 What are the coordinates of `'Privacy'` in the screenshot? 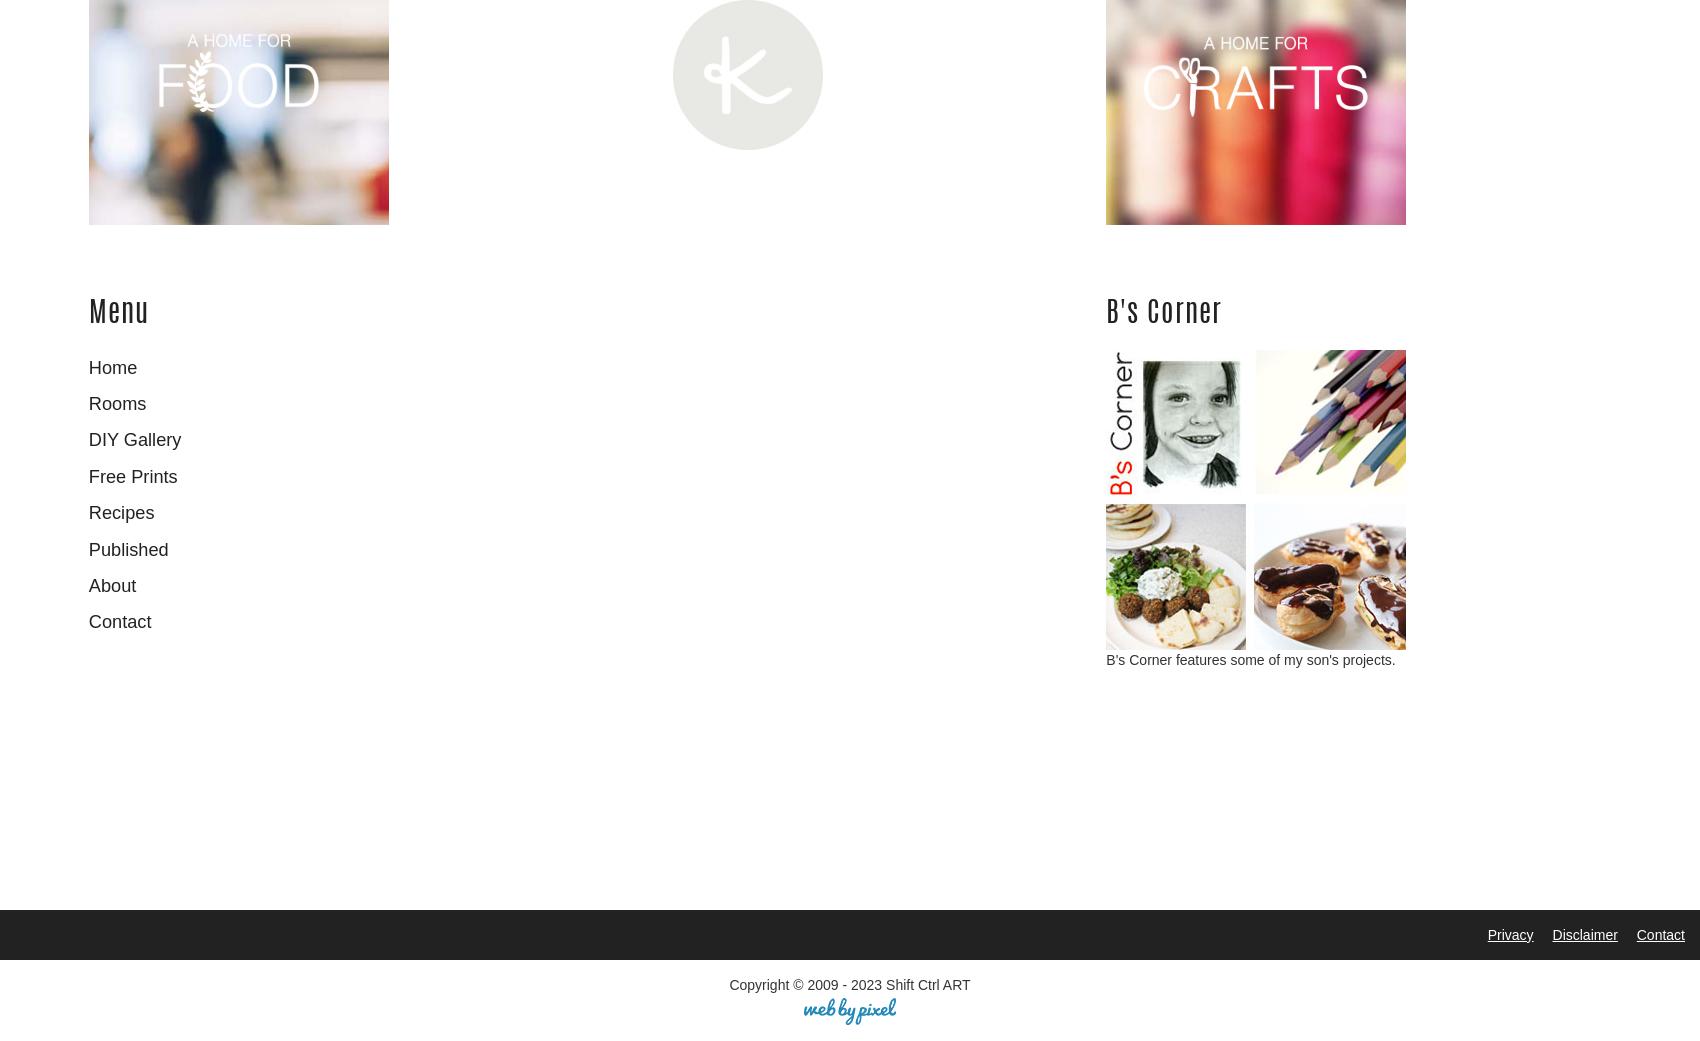 It's located at (1485, 932).